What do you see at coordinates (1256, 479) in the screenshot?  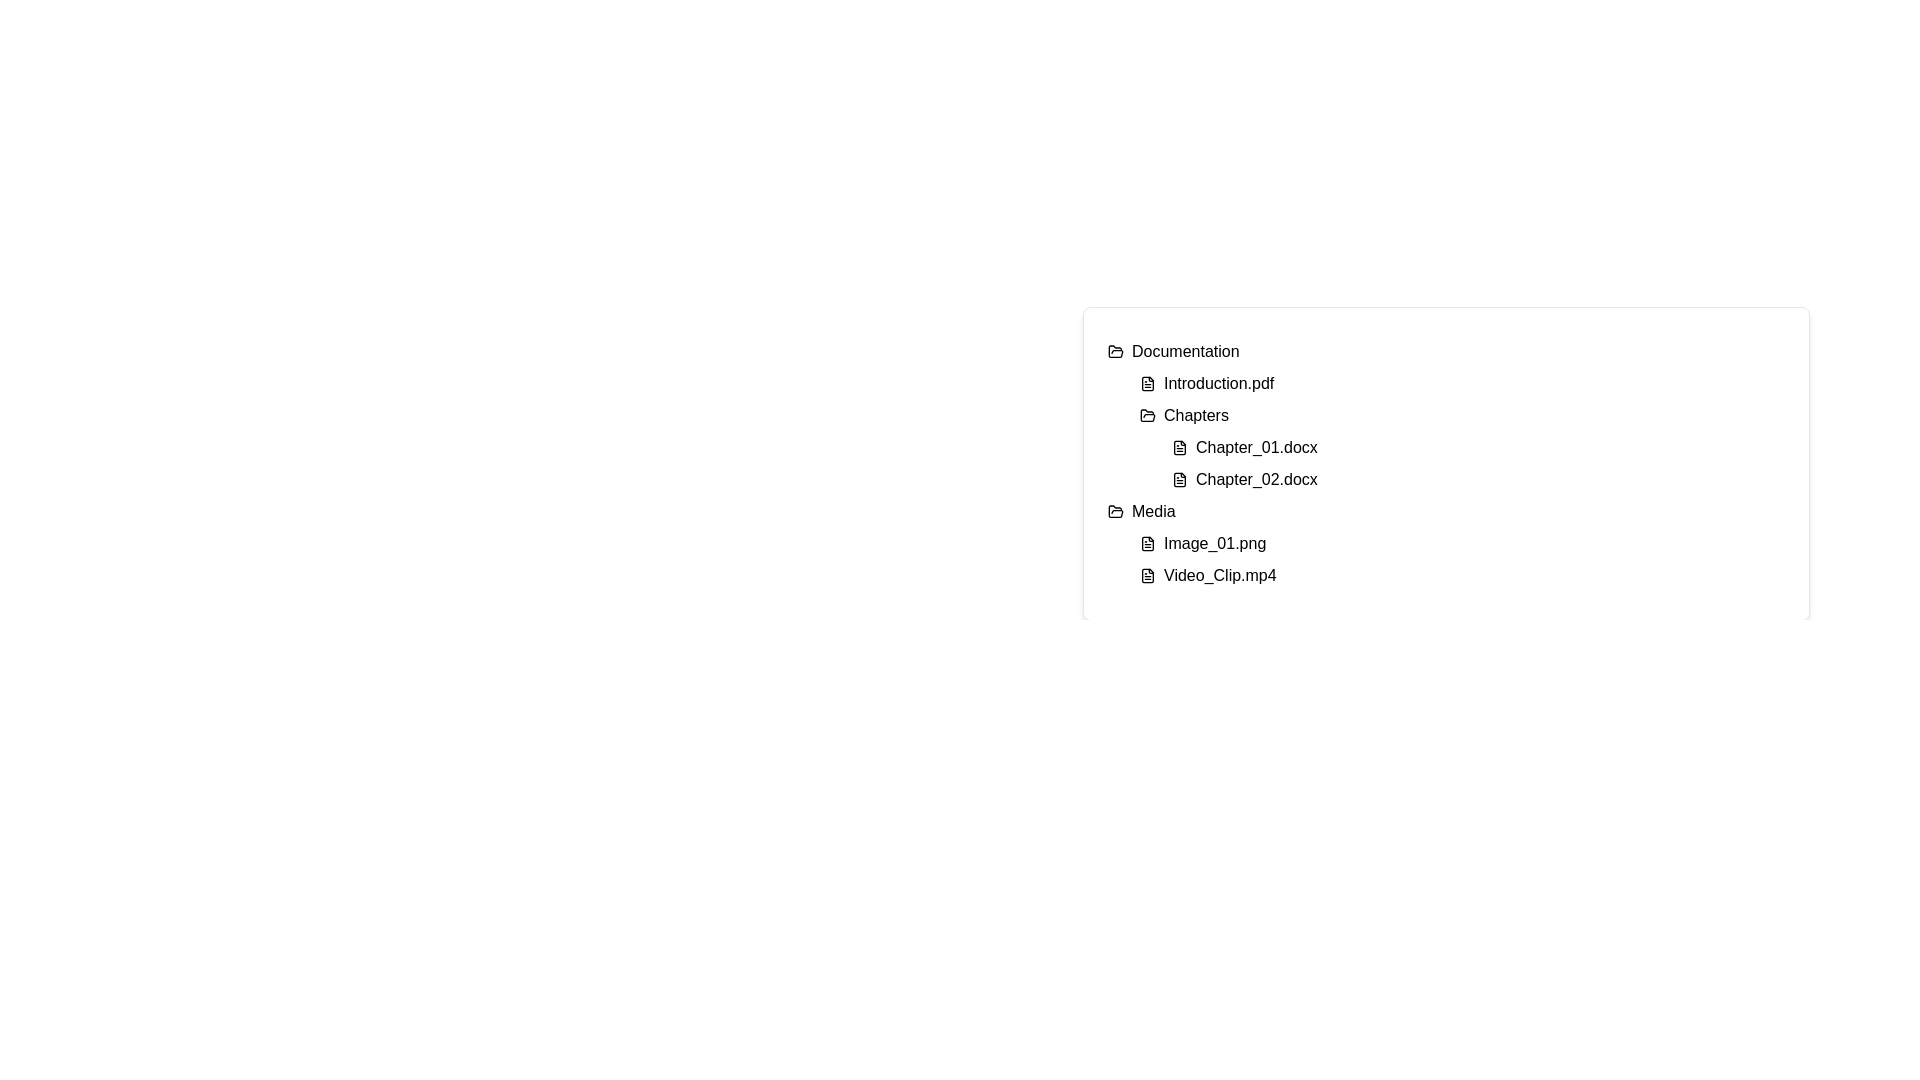 I see `the text label displaying 'Chapter_02.docx' by performing a single click on it` at bounding box center [1256, 479].